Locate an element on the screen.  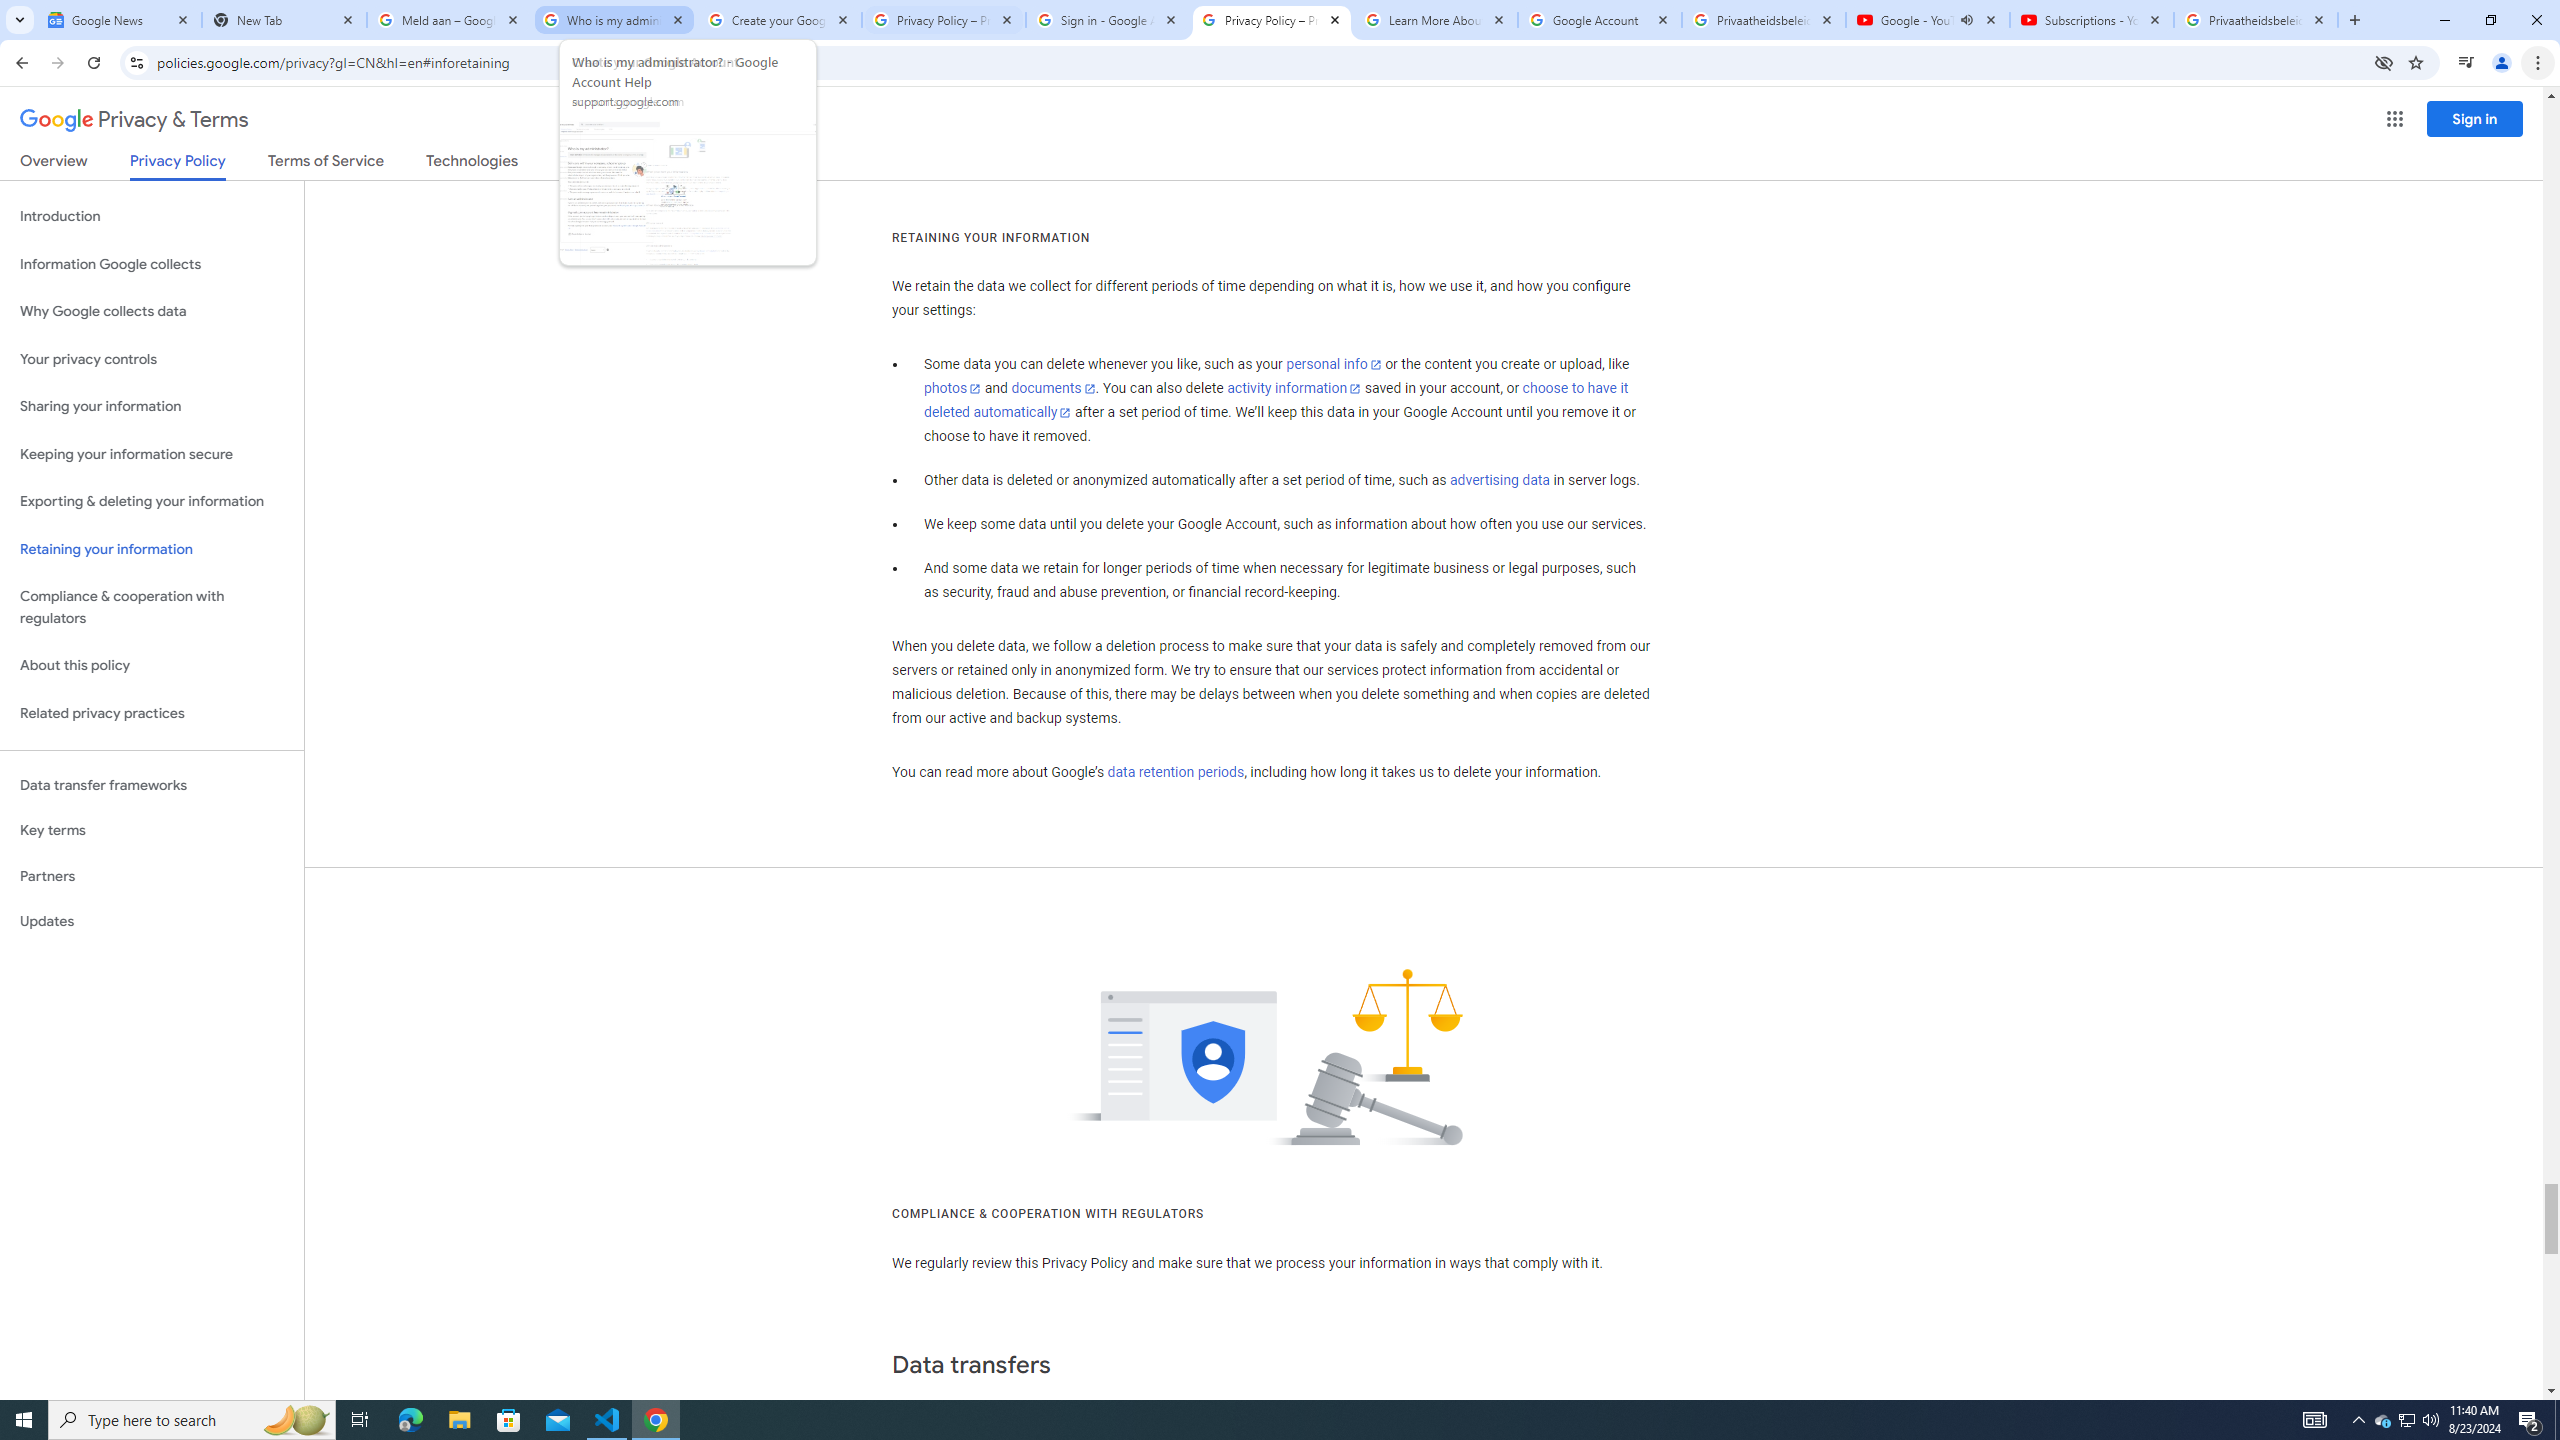
'Sign in - Google Accounts' is located at coordinates (1106, 19).